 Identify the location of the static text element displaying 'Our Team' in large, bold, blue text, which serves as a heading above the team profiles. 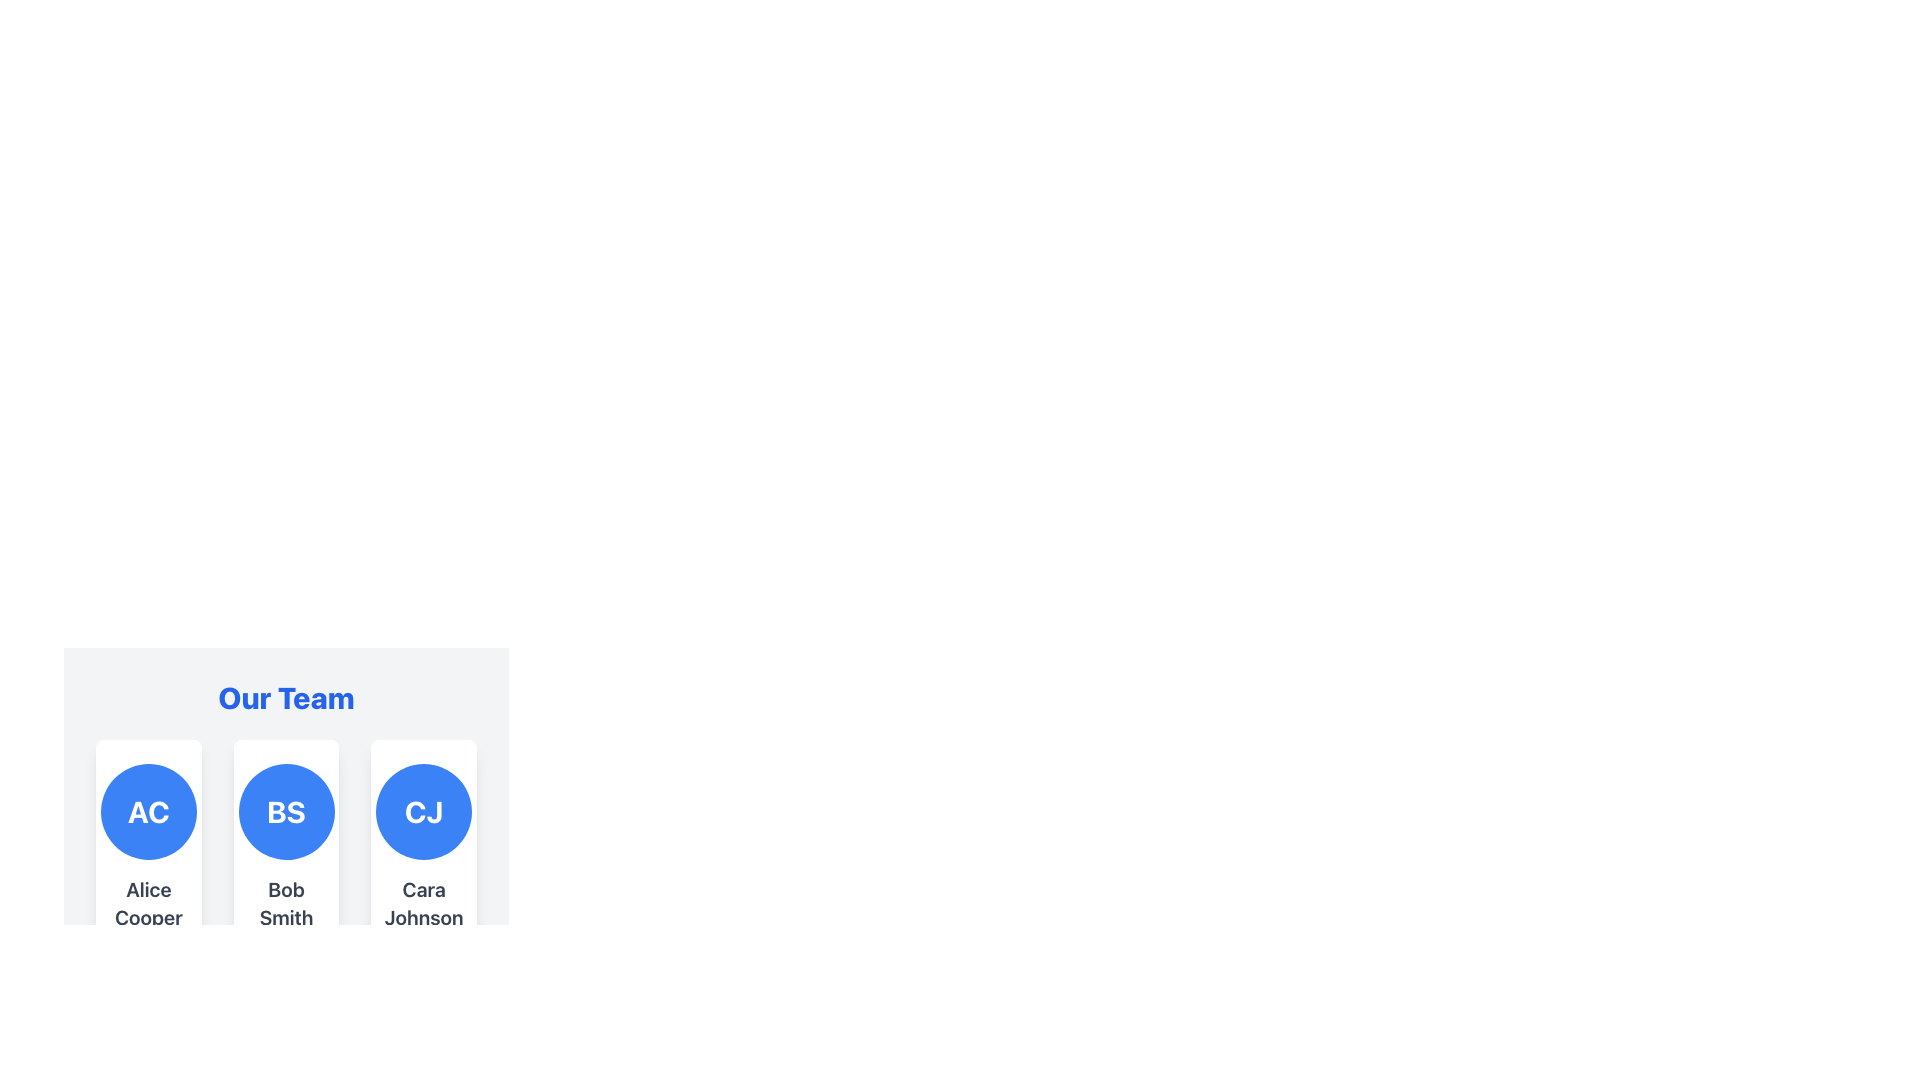
(285, 697).